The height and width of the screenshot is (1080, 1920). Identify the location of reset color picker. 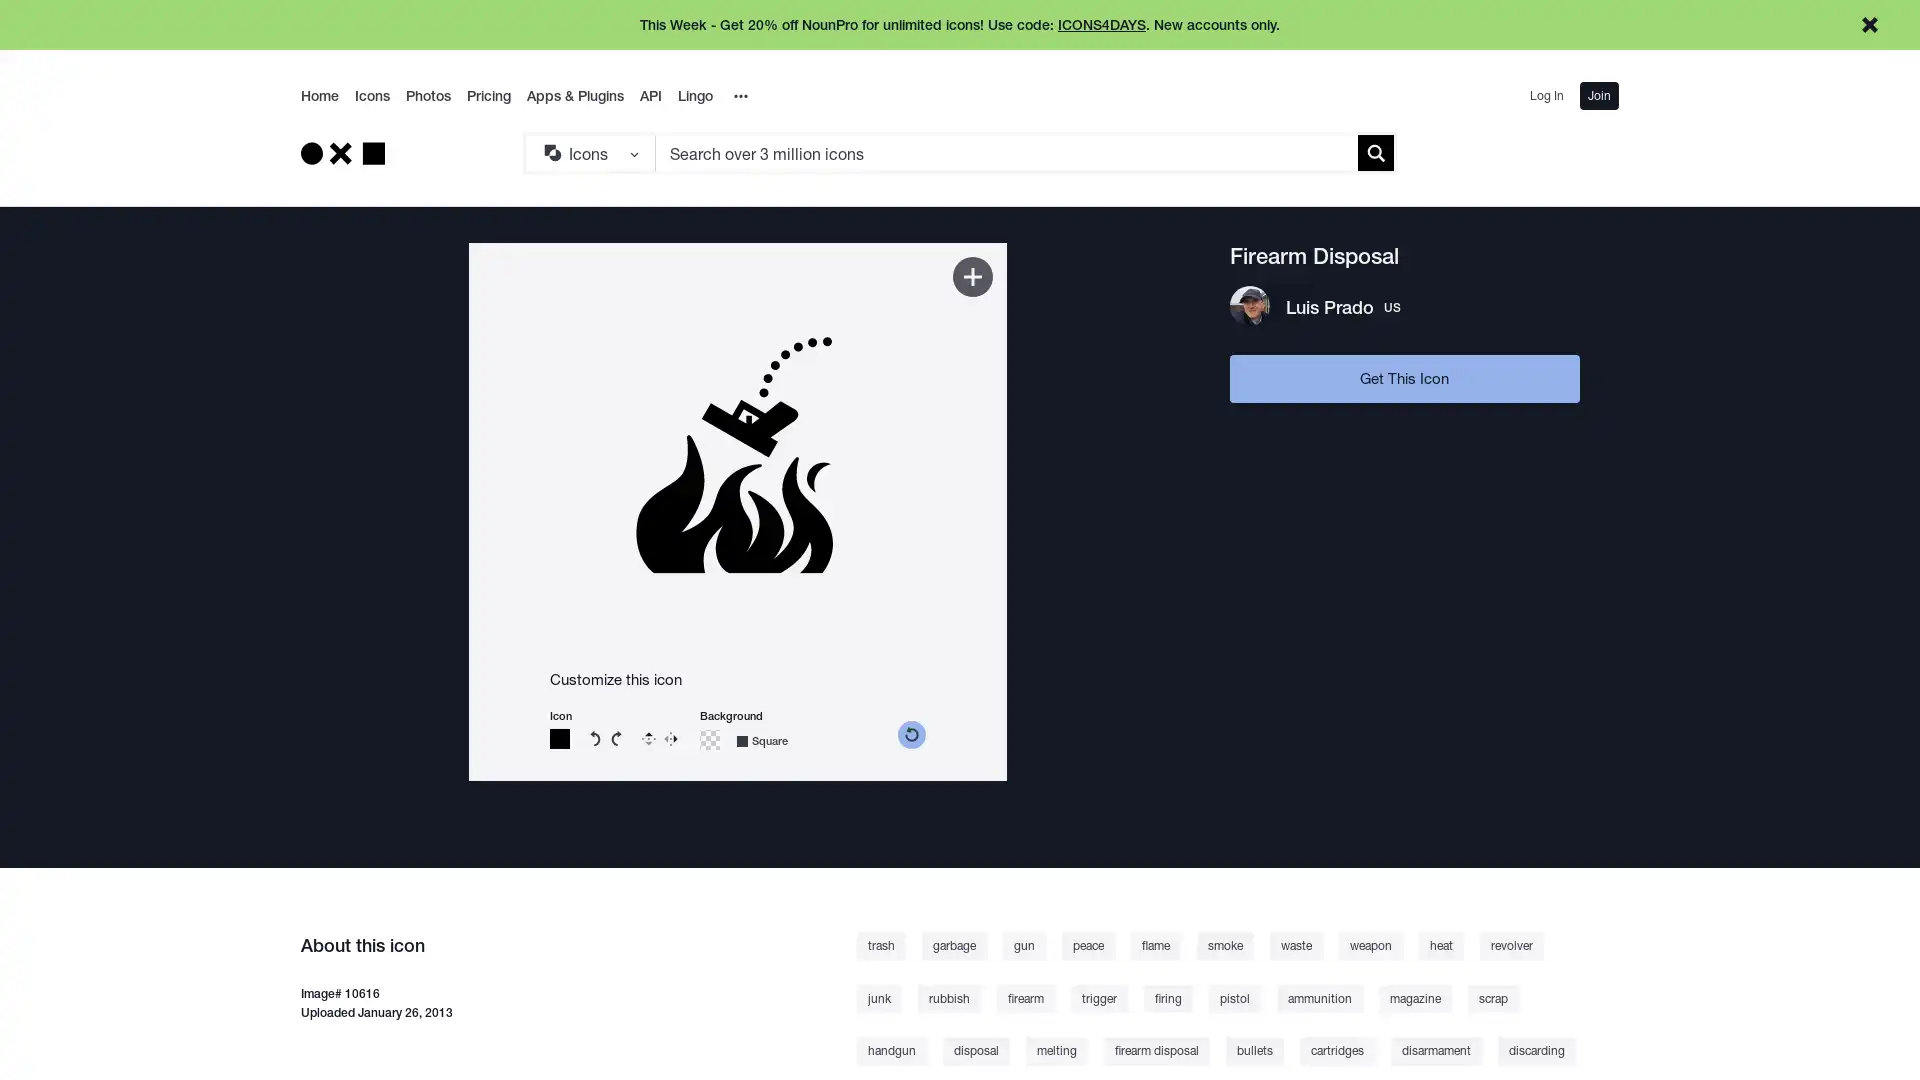
(910, 735).